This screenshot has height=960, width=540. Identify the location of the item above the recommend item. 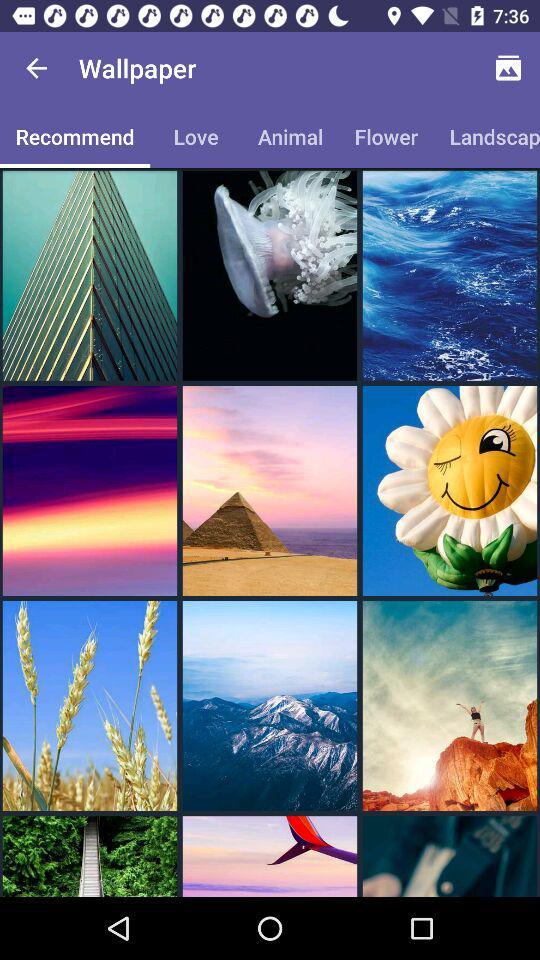
(36, 68).